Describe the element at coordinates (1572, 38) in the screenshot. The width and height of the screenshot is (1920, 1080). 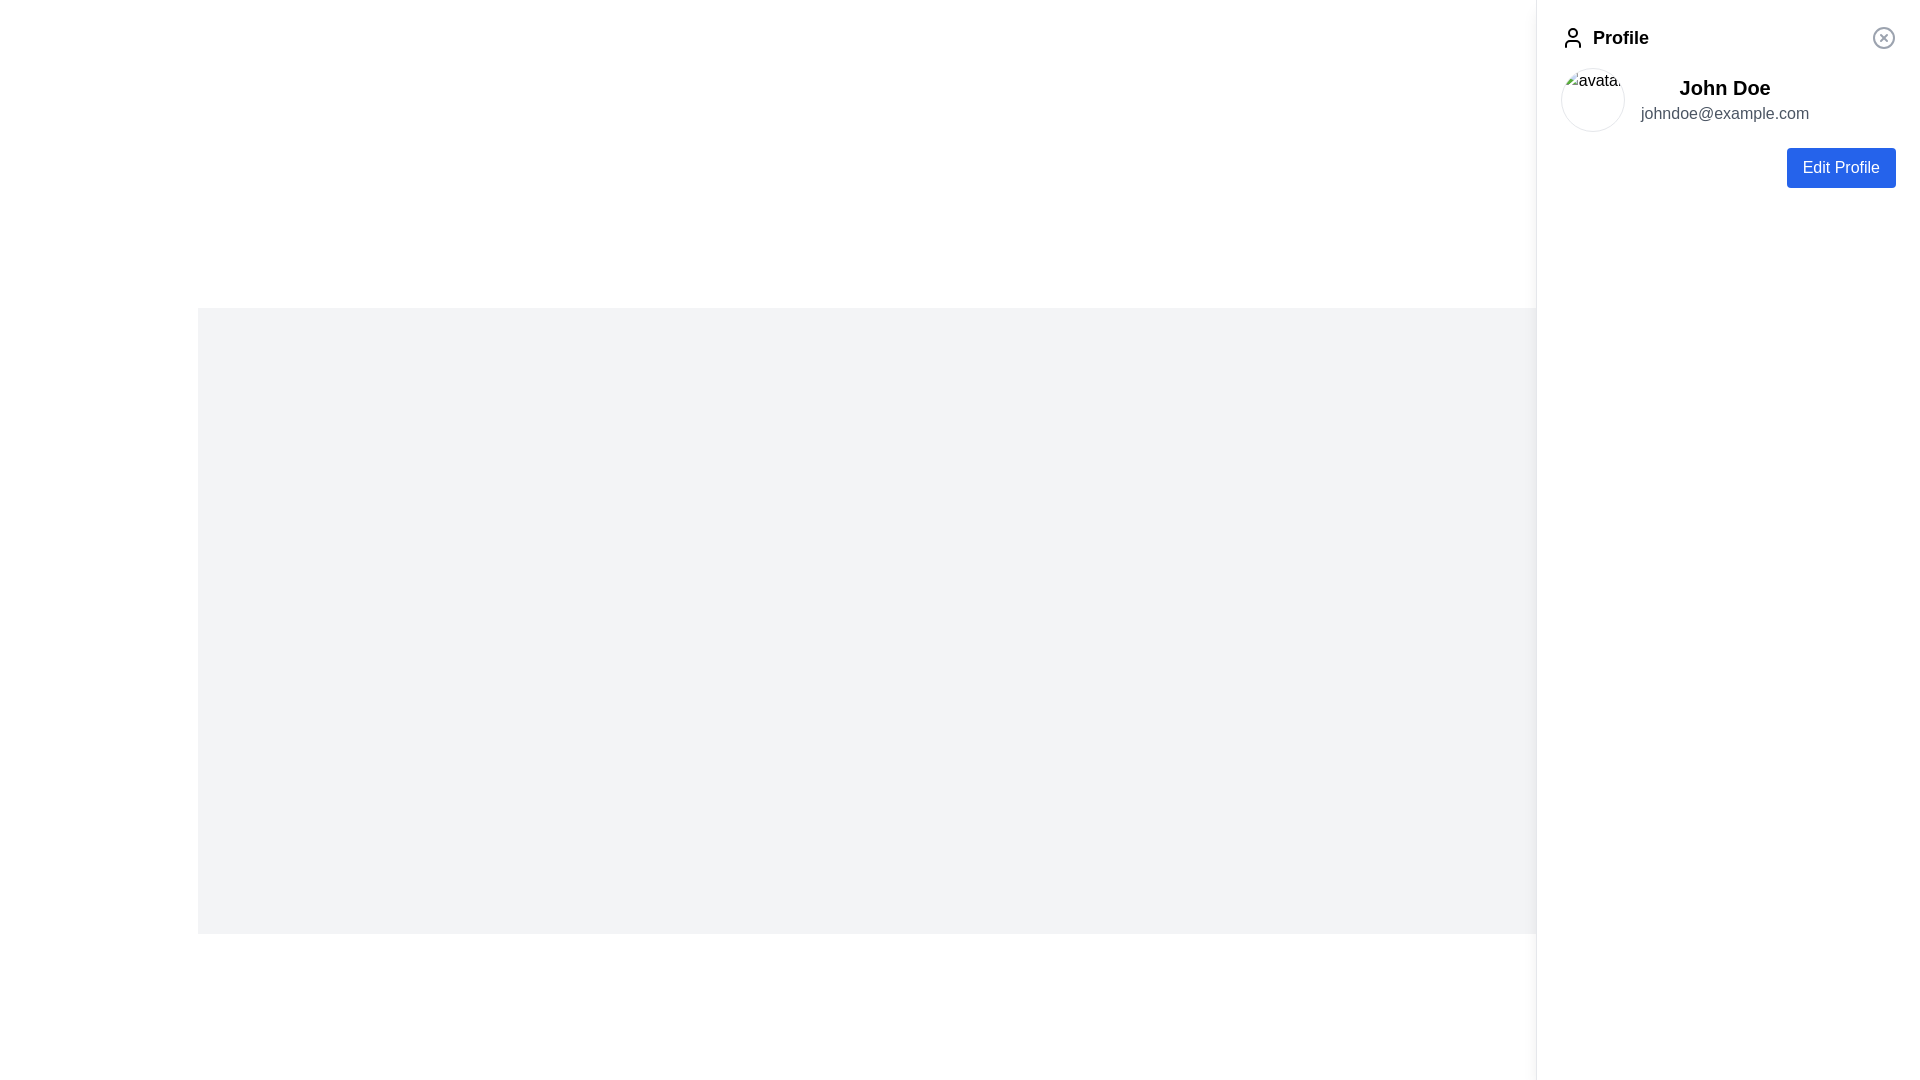
I see `the user icon, which is a minimalistic monochrome outline of a person located to the left of the 'Profile' text in the sidebar interface` at that location.